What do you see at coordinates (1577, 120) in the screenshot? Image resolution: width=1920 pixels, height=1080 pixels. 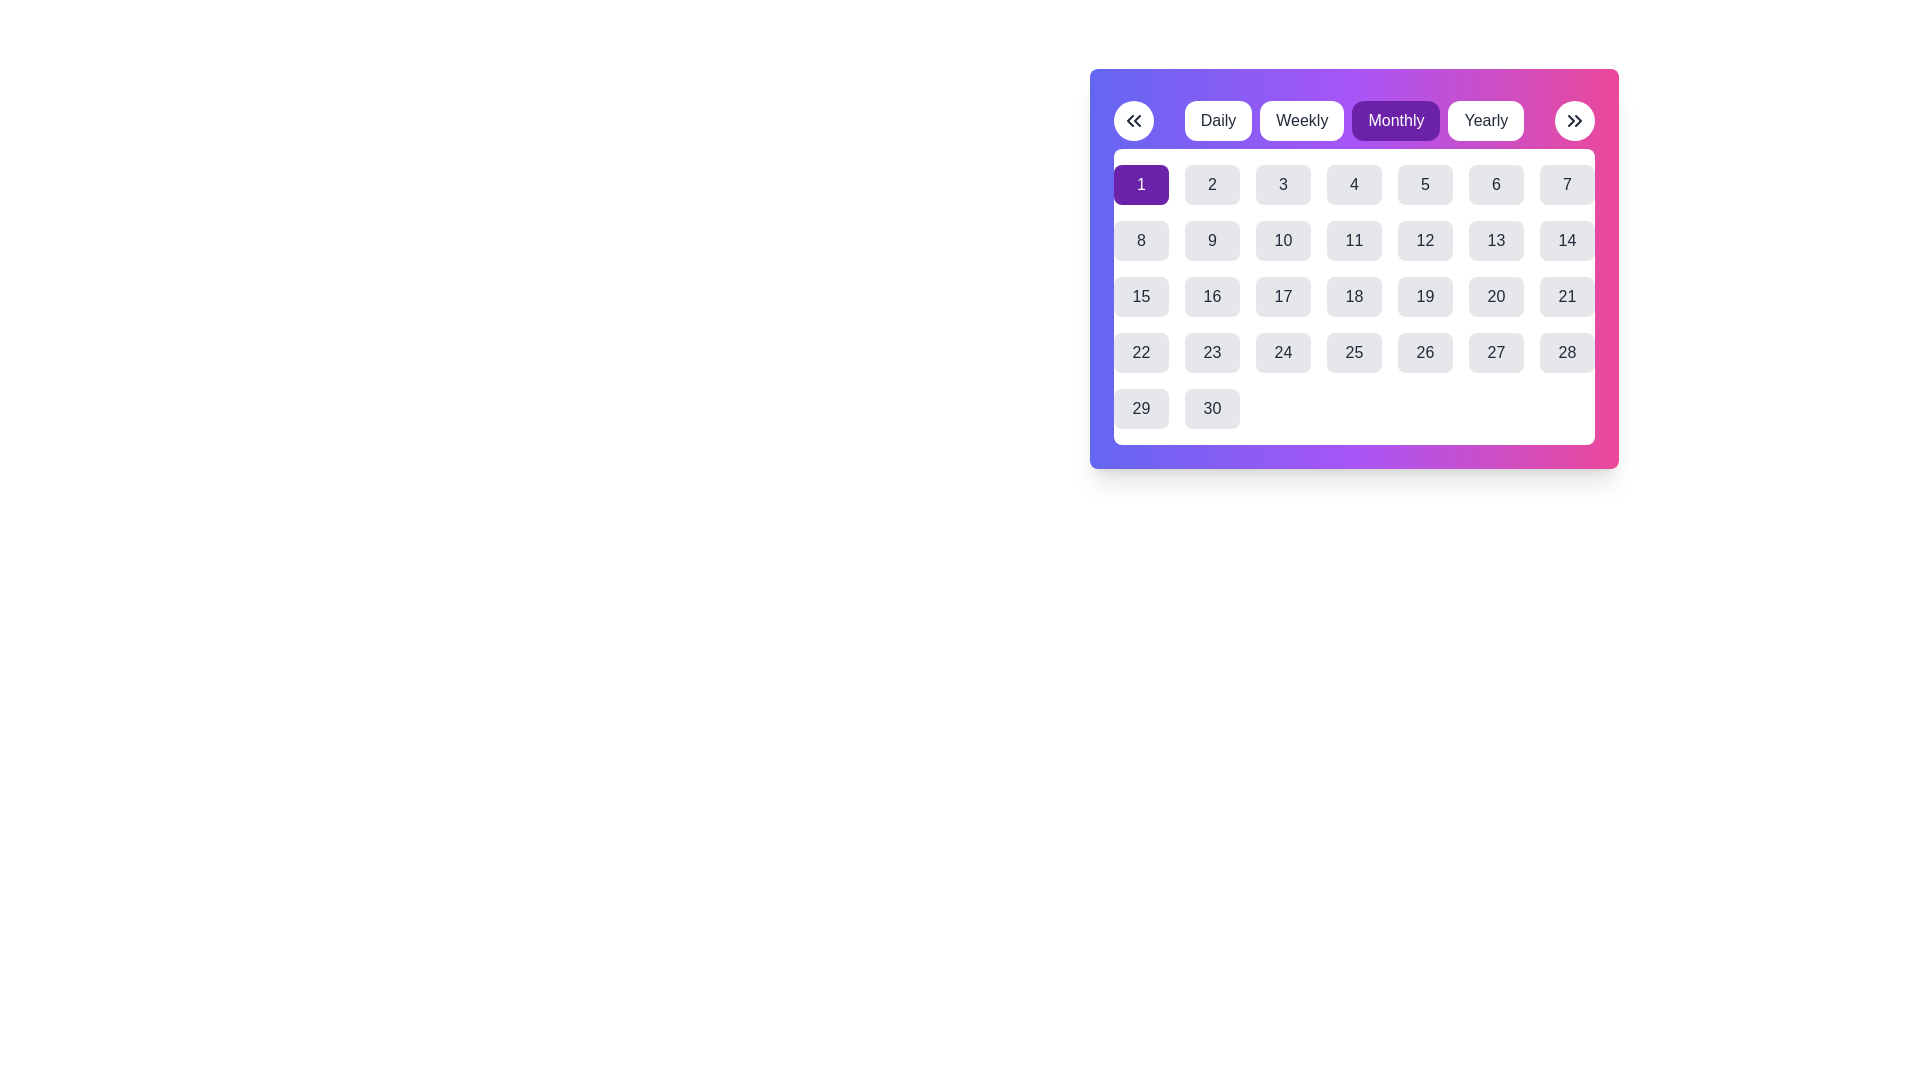 I see `the rightward chevron arrow icon, which is the second arrow in a pair of chevron arrows, located inside the last circular button on the top-right corner of the calendar component` at bounding box center [1577, 120].